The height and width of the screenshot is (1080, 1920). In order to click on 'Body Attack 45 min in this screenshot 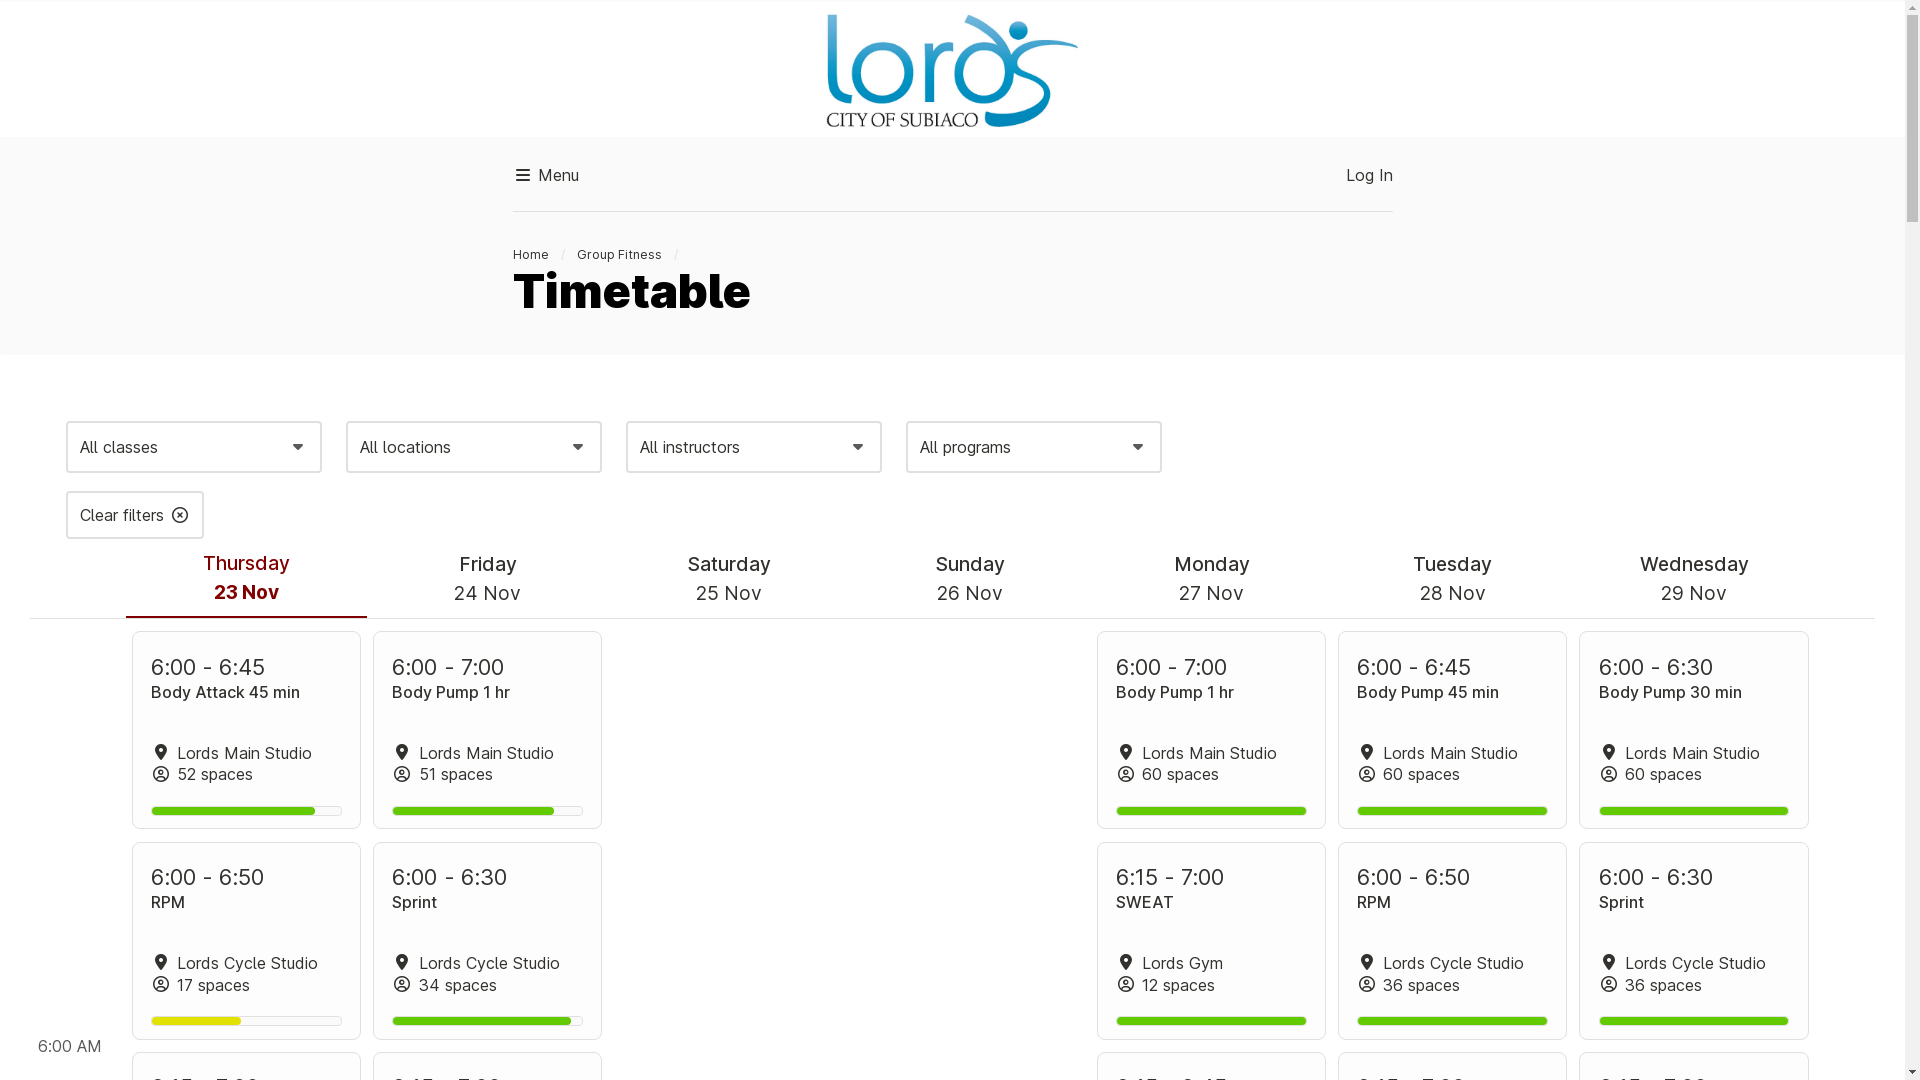, I will do `click(245, 729)`.